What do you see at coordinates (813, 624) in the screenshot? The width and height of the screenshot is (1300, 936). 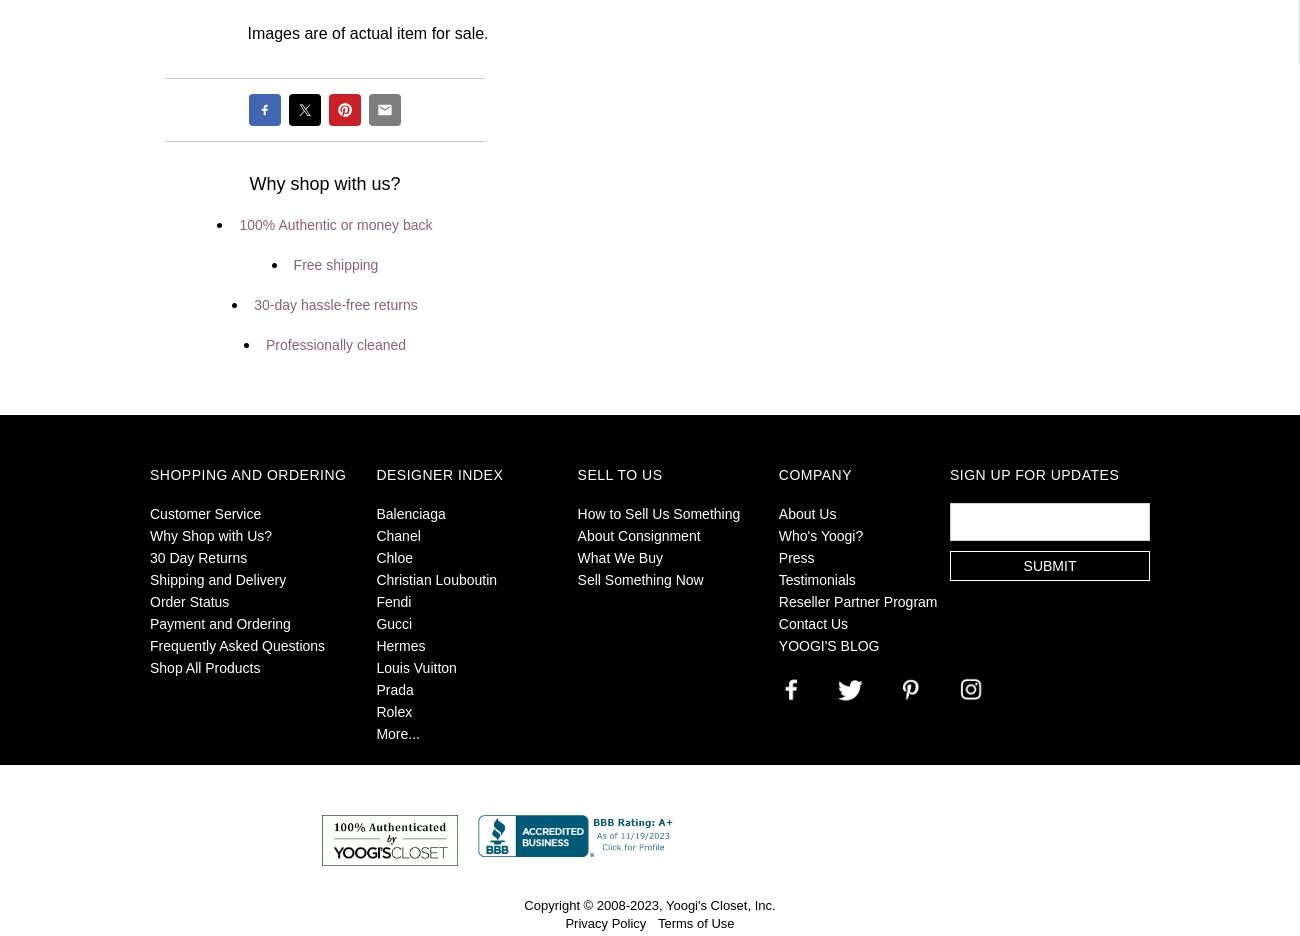 I see `'Contact Us'` at bounding box center [813, 624].